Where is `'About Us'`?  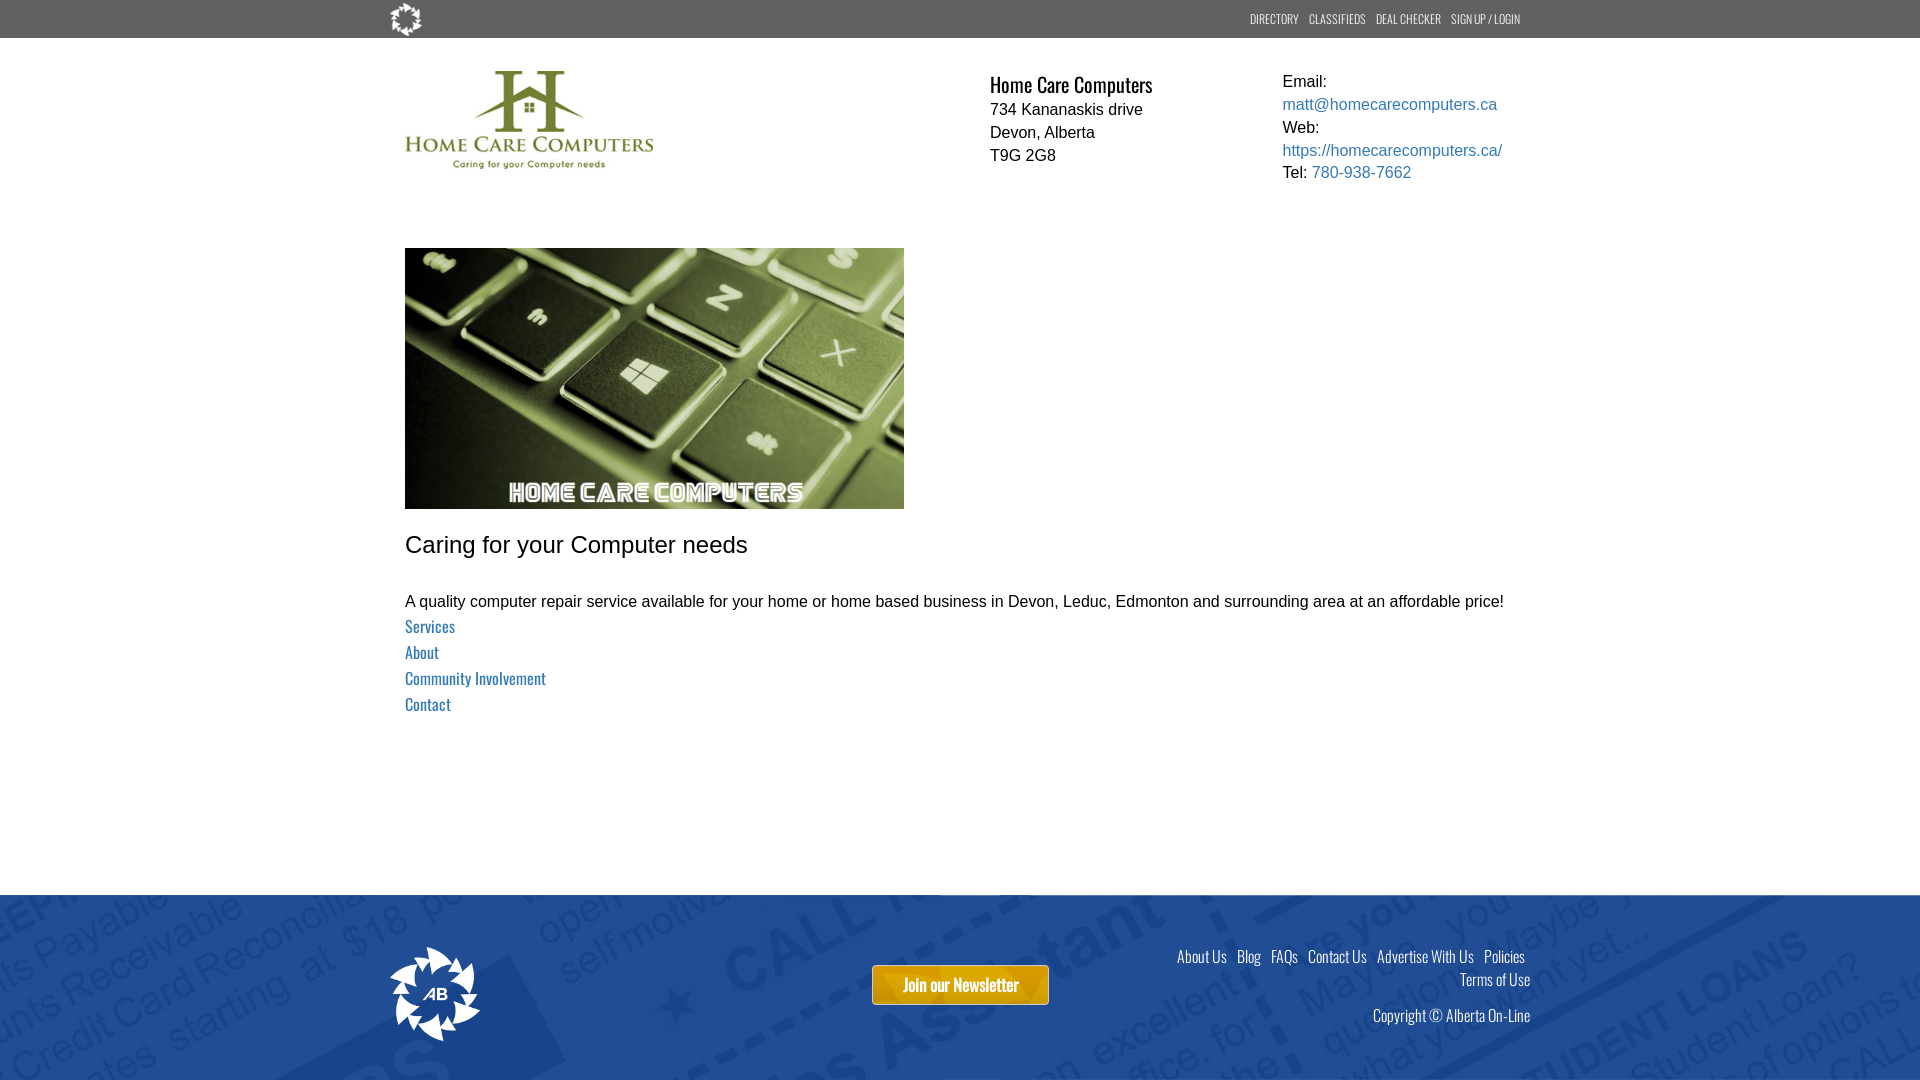
'About Us' is located at coordinates (1200, 955).